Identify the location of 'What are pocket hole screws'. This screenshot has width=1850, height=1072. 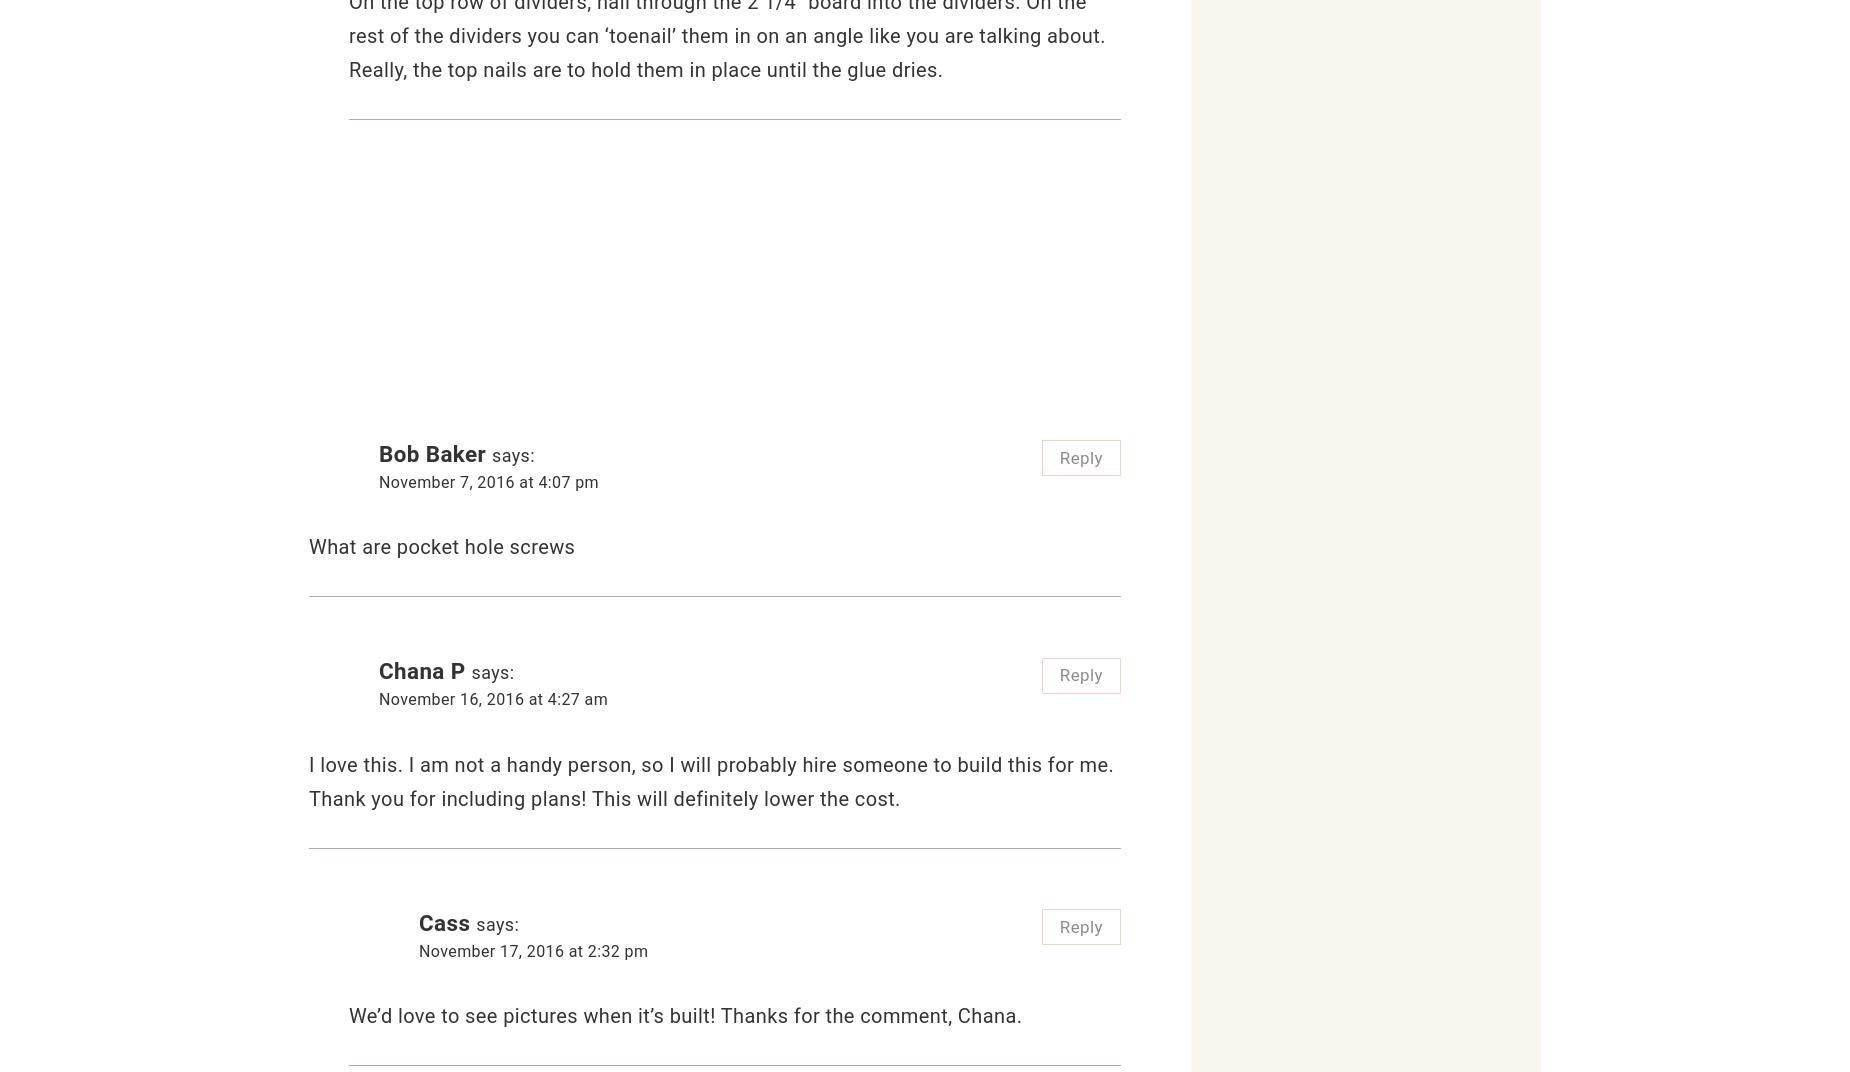
(440, 546).